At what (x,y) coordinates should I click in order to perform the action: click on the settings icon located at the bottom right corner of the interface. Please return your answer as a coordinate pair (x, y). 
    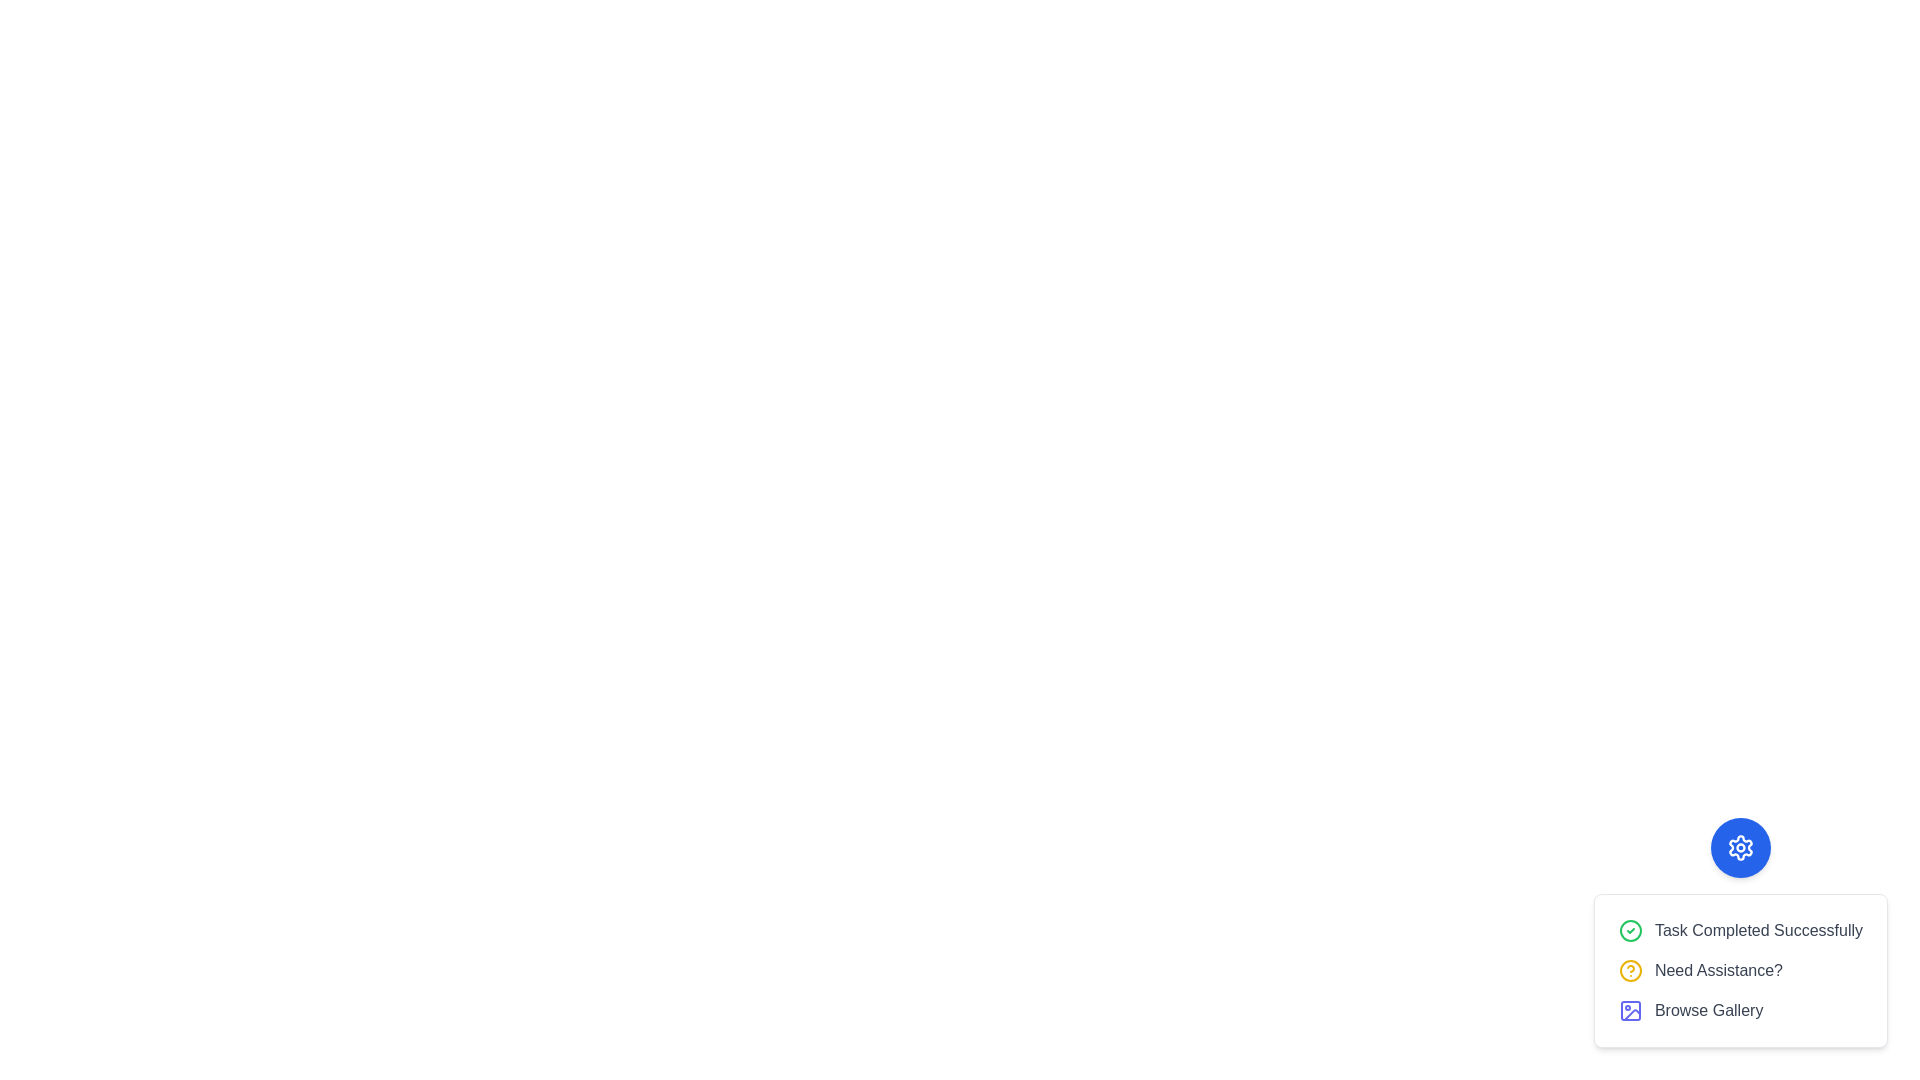
    Looking at the image, I should click on (1739, 848).